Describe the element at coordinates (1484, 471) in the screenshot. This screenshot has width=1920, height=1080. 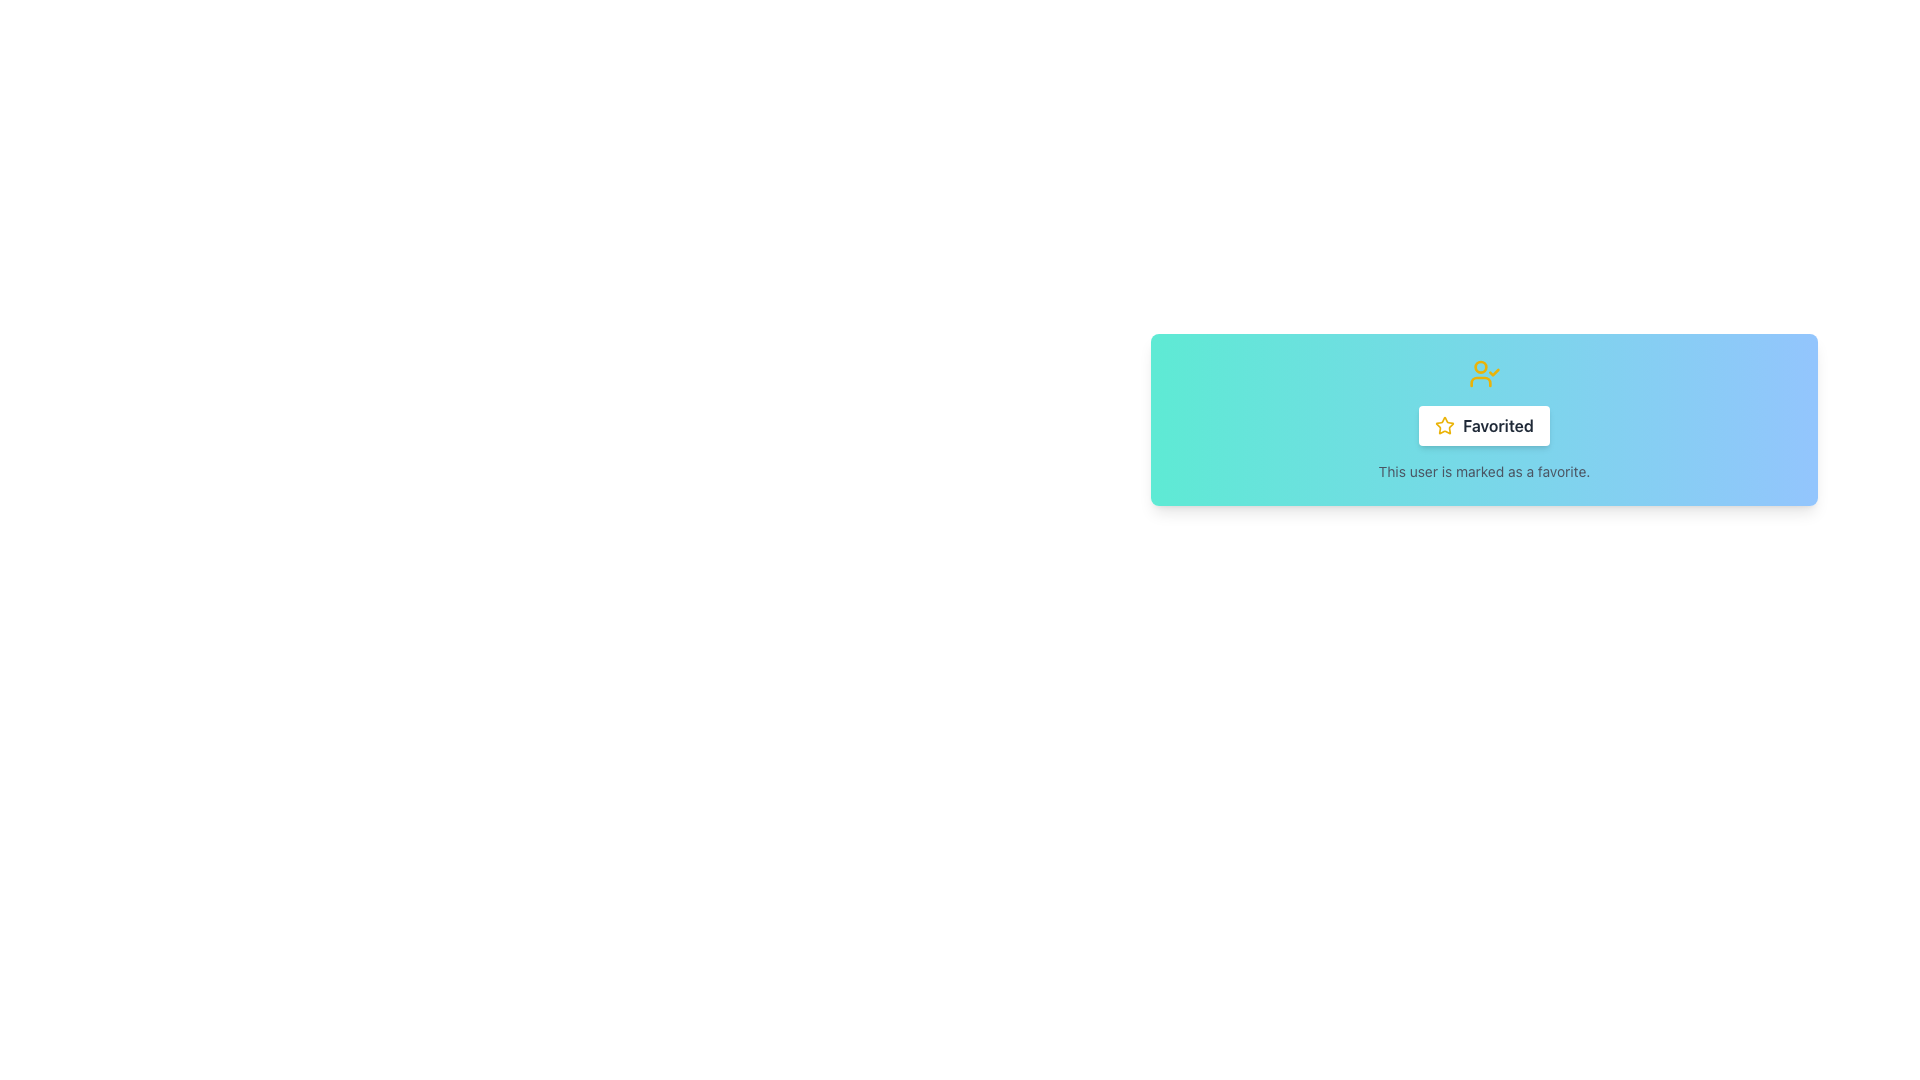
I see `the text label stating 'This user is marked as a favorite.' which is styled in gray and located at the bottom center of a gradient-colored card` at that location.